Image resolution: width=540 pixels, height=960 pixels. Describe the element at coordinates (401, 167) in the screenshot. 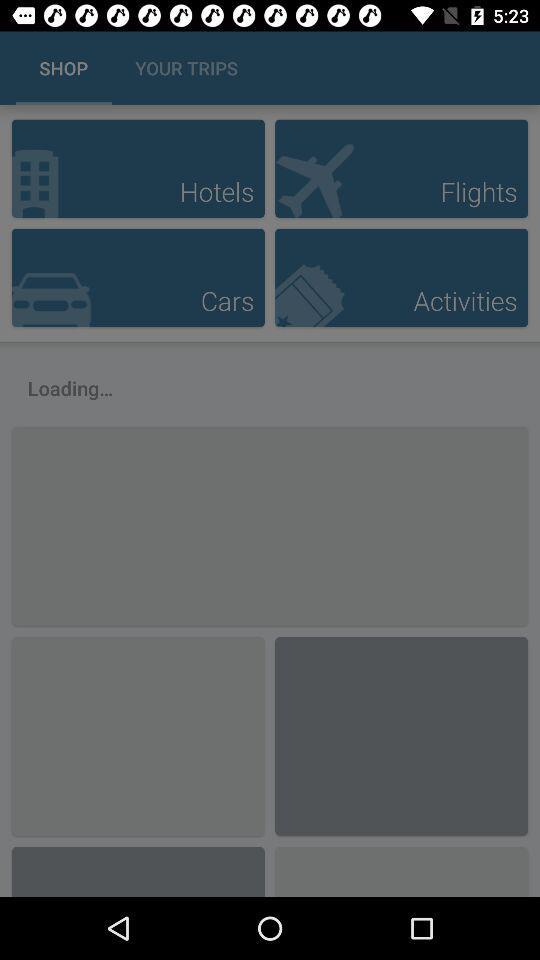

I see `flights button` at that location.